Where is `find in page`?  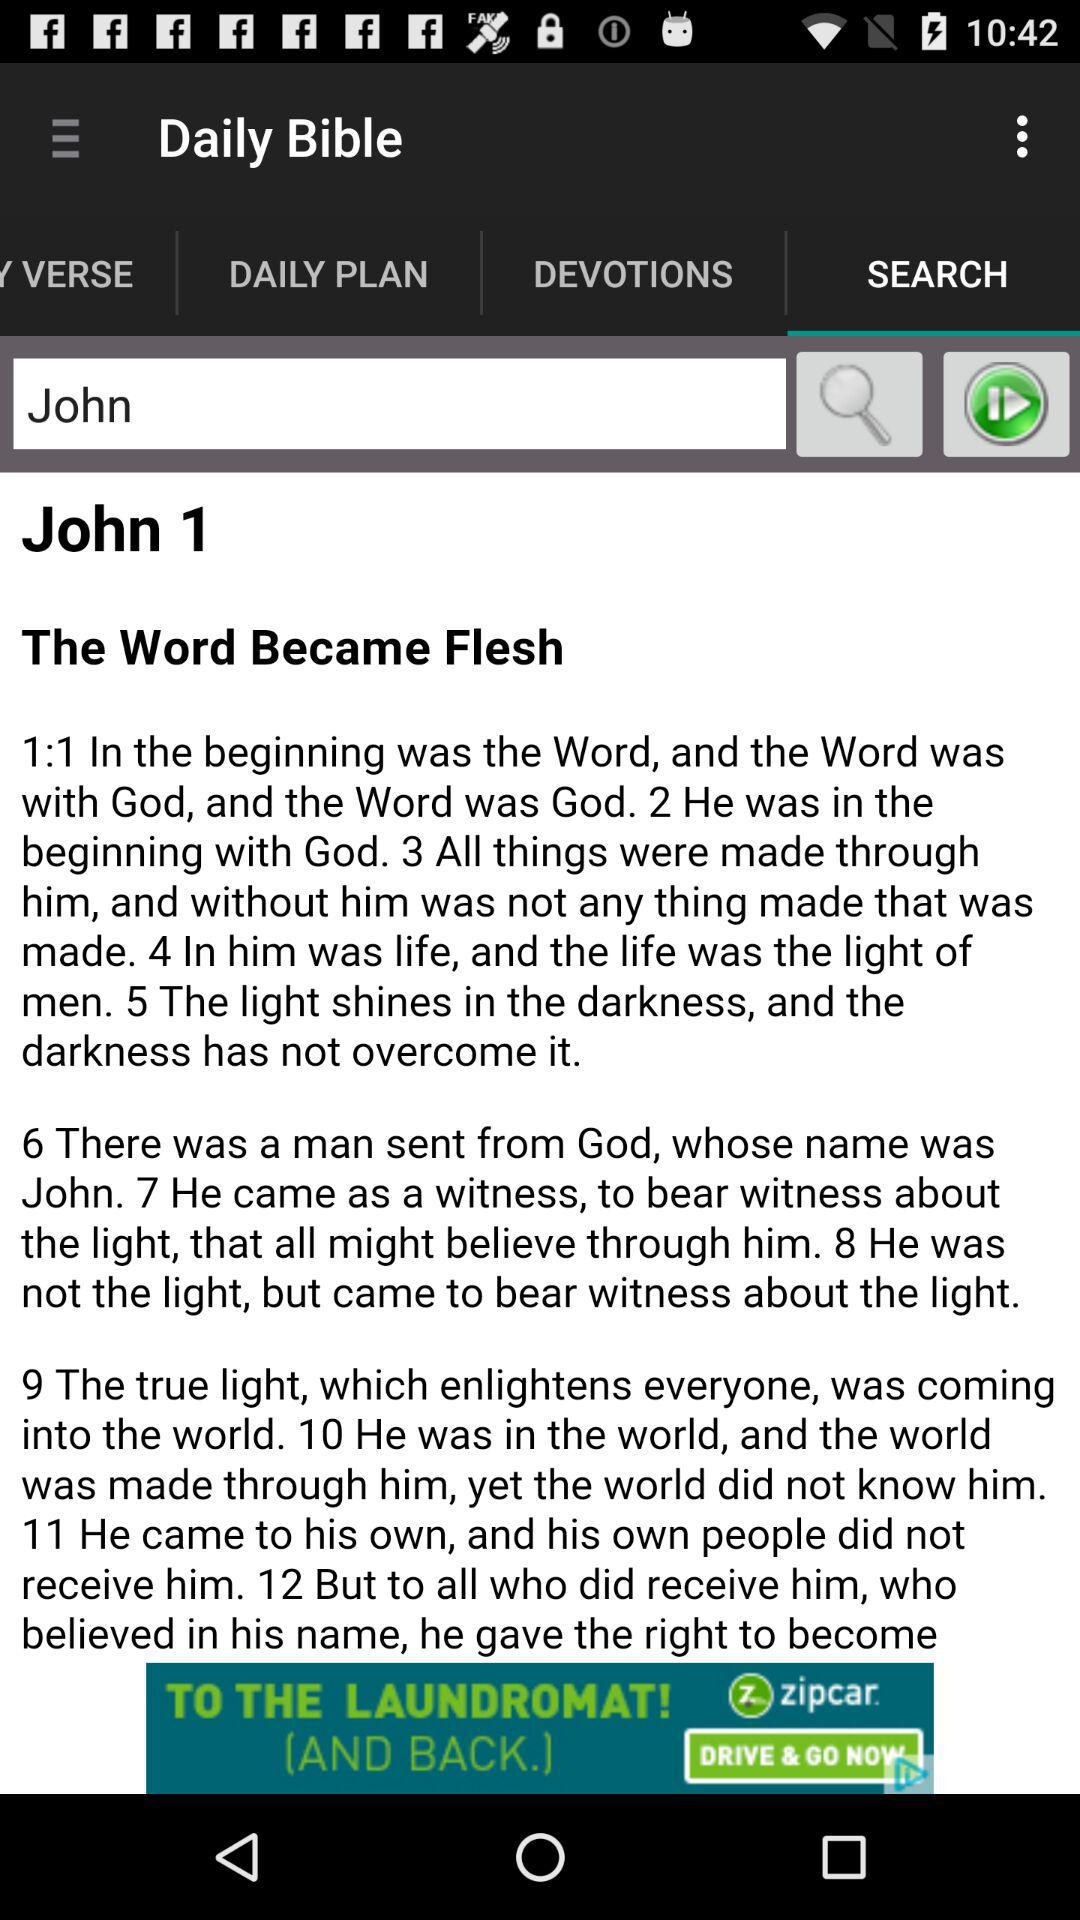 find in page is located at coordinates (858, 403).